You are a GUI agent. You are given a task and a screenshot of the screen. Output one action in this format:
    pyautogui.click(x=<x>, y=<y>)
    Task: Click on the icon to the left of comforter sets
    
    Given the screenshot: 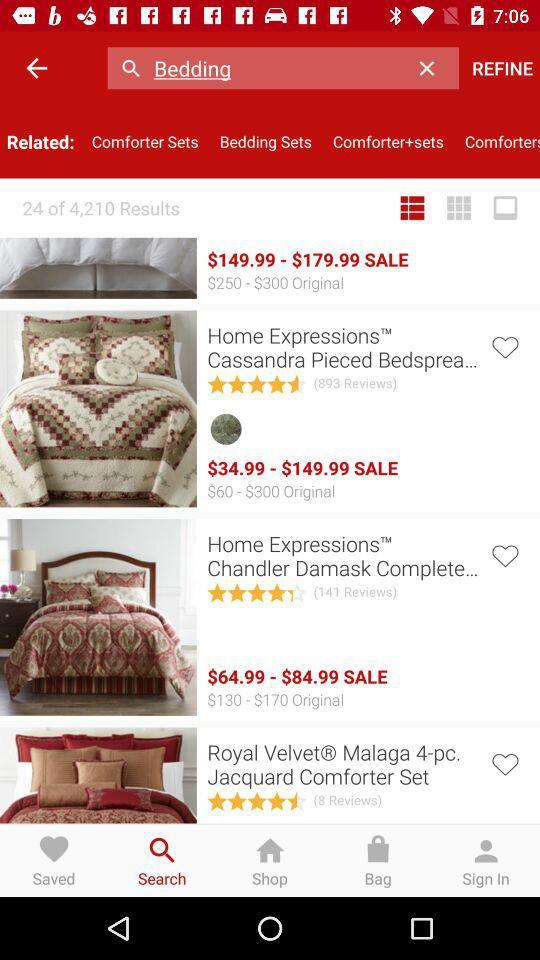 What is the action you would take?
    pyautogui.click(x=36, y=68)
    